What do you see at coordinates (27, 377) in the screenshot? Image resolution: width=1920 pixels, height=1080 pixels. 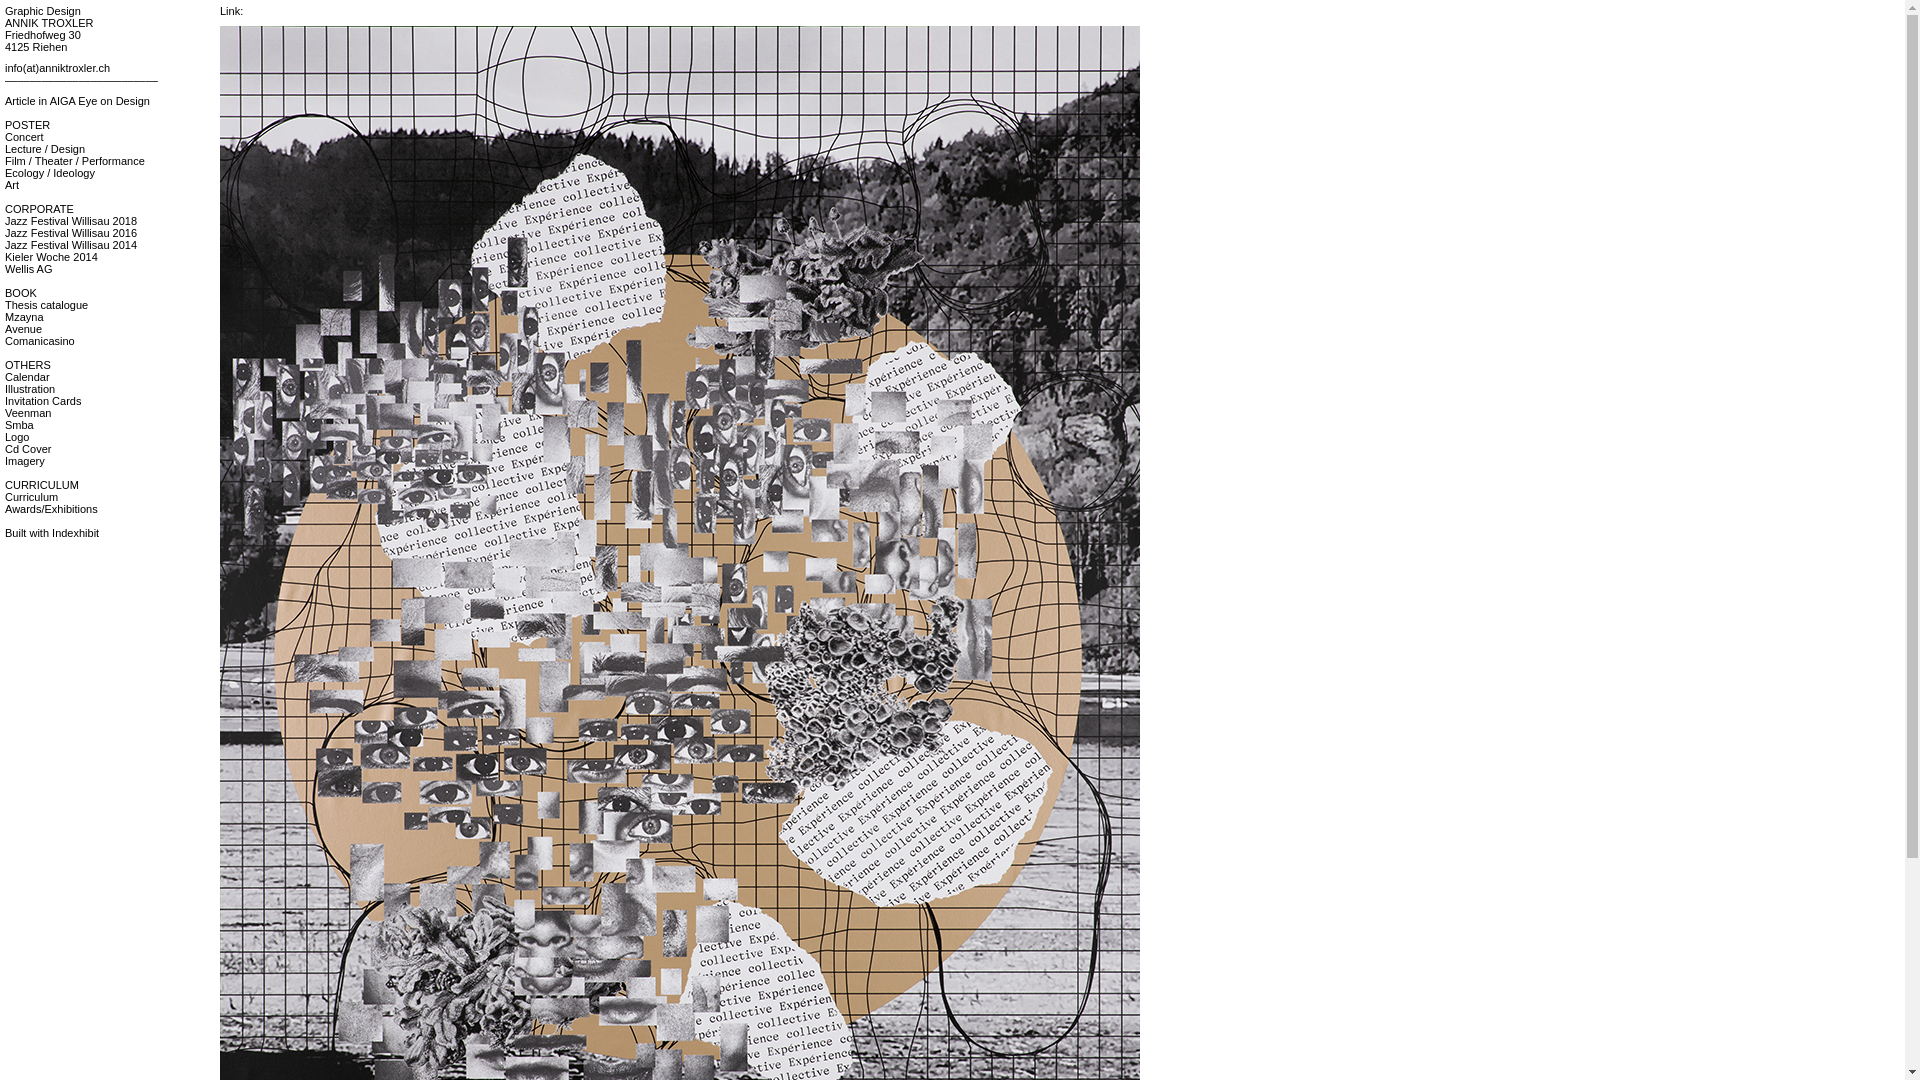 I see `'Calendar'` at bounding box center [27, 377].